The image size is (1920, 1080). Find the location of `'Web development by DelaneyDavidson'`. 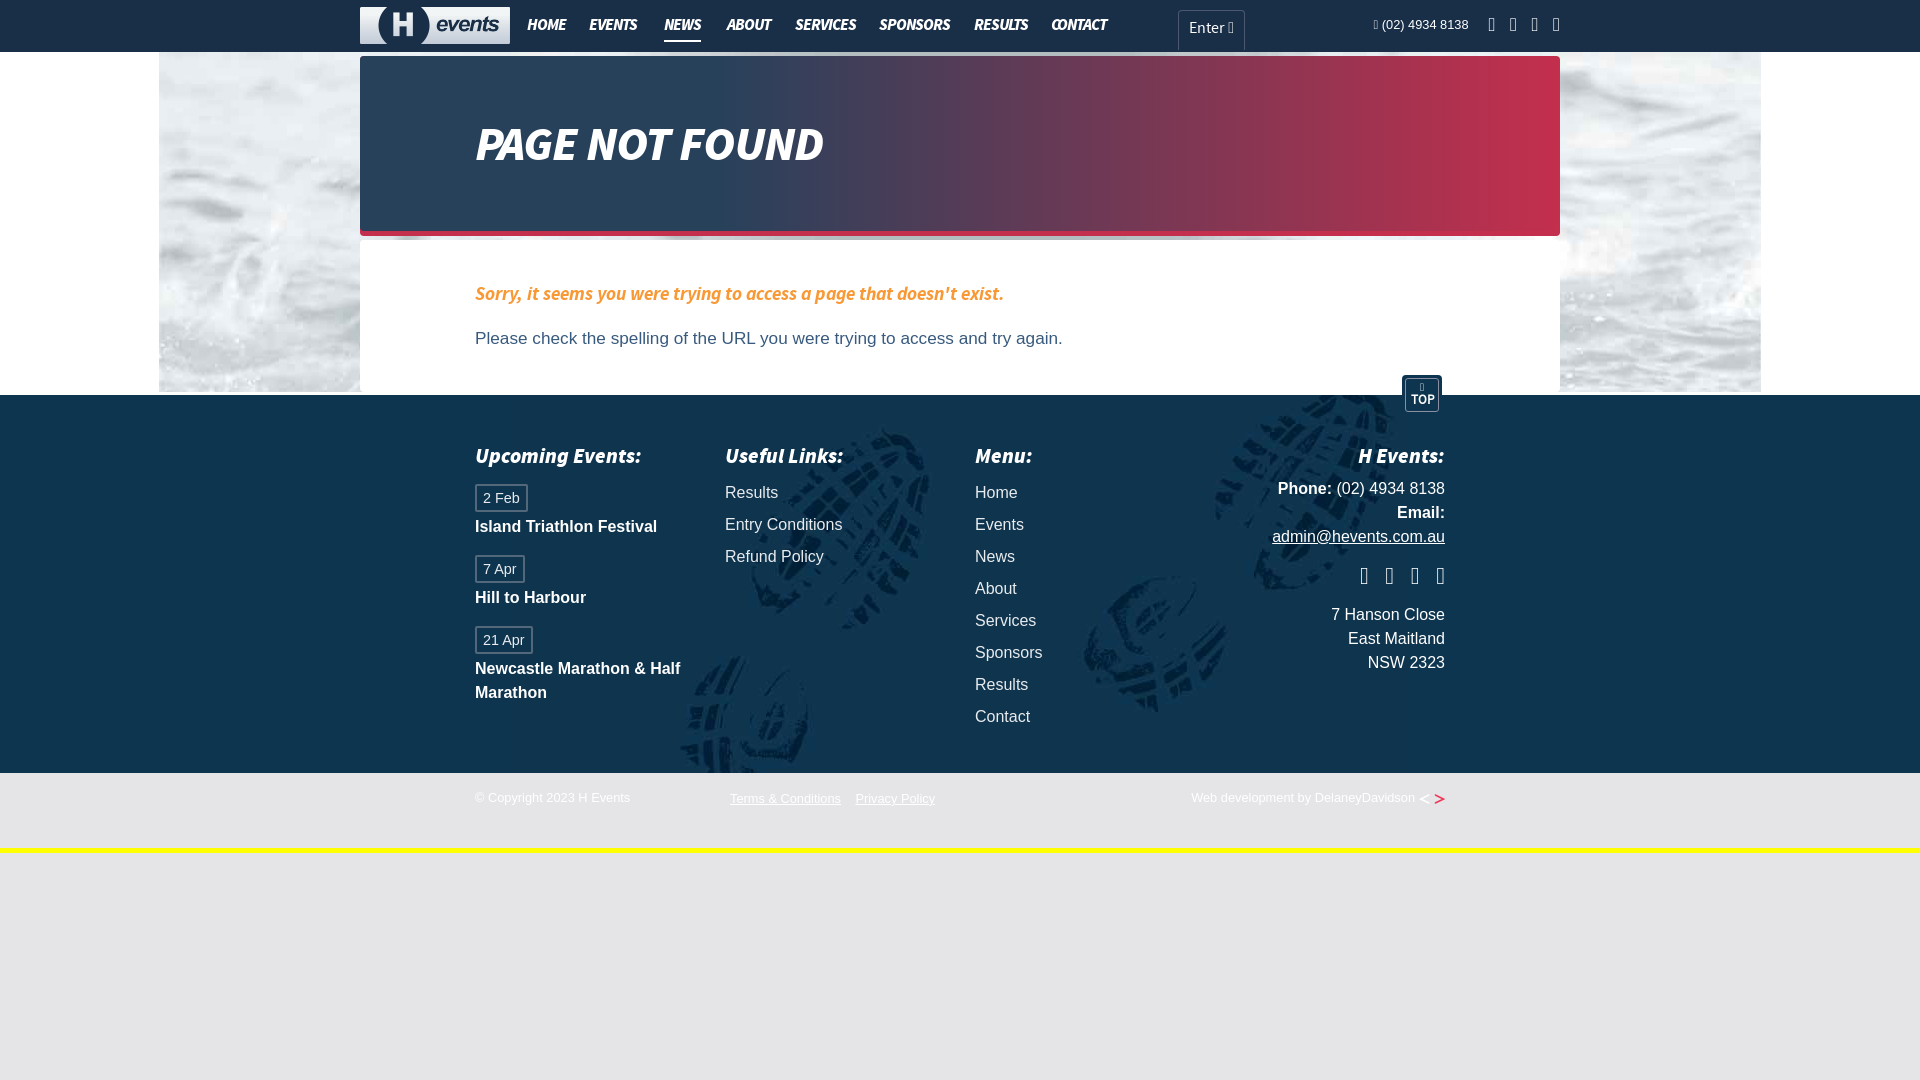

'Web development by DelaneyDavidson' is located at coordinates (1190, 797).